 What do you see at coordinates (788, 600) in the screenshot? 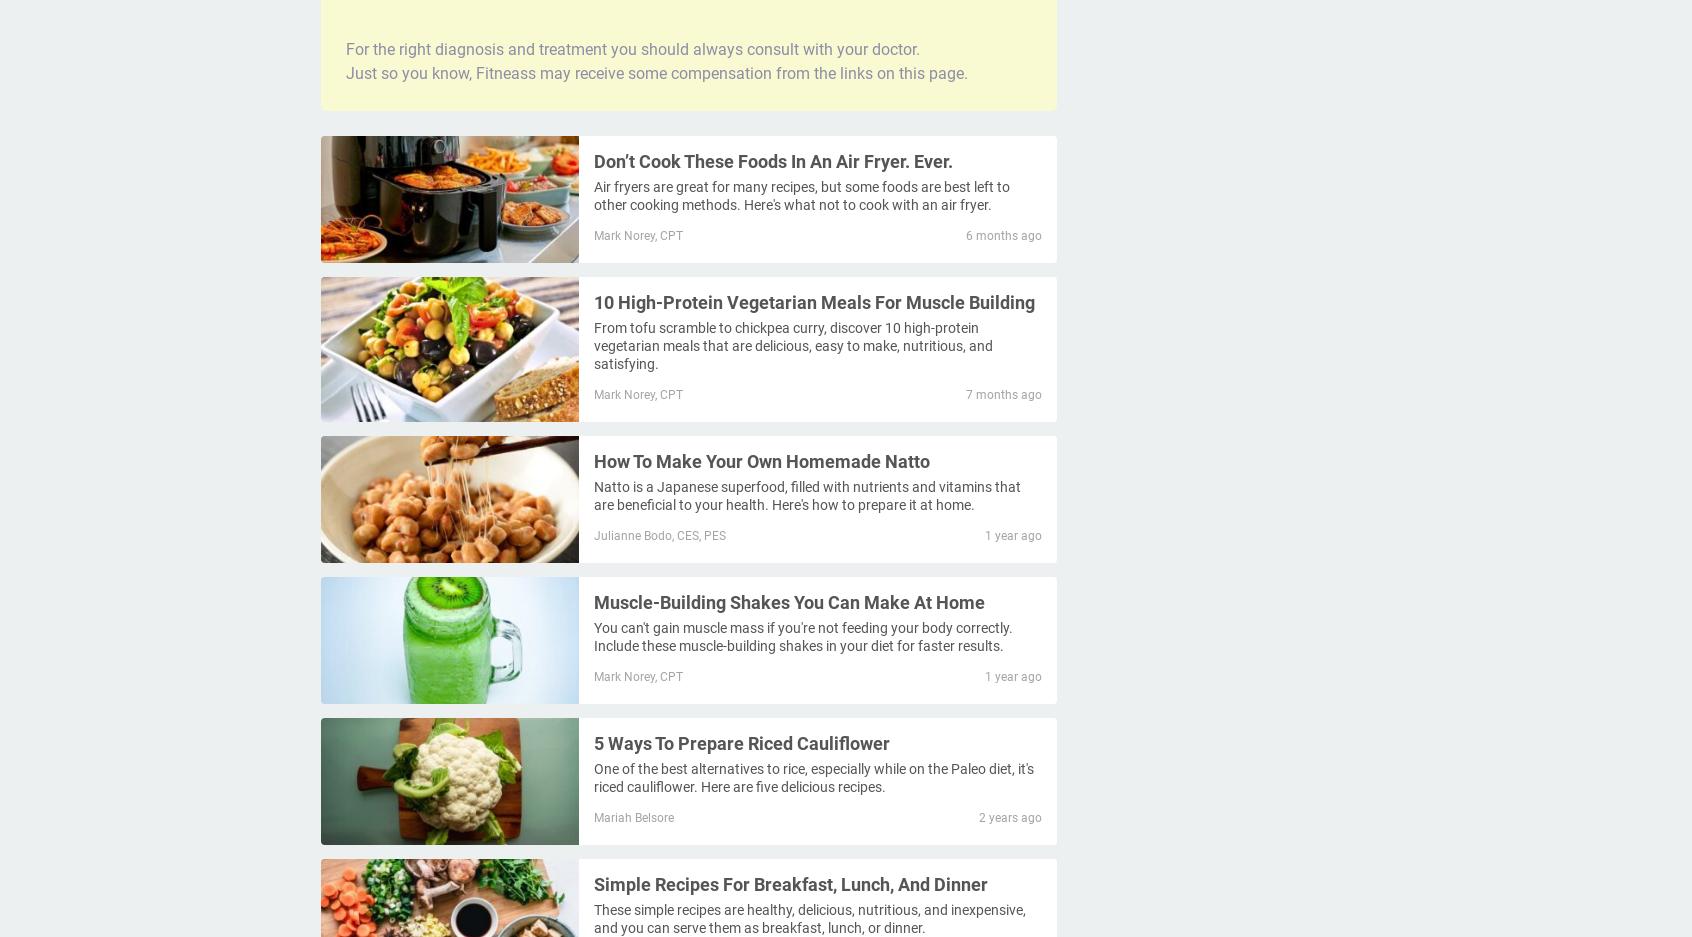
I see `'Muscle-Building Shakes You Can Make At Home'` at bounding box center [788, 600].